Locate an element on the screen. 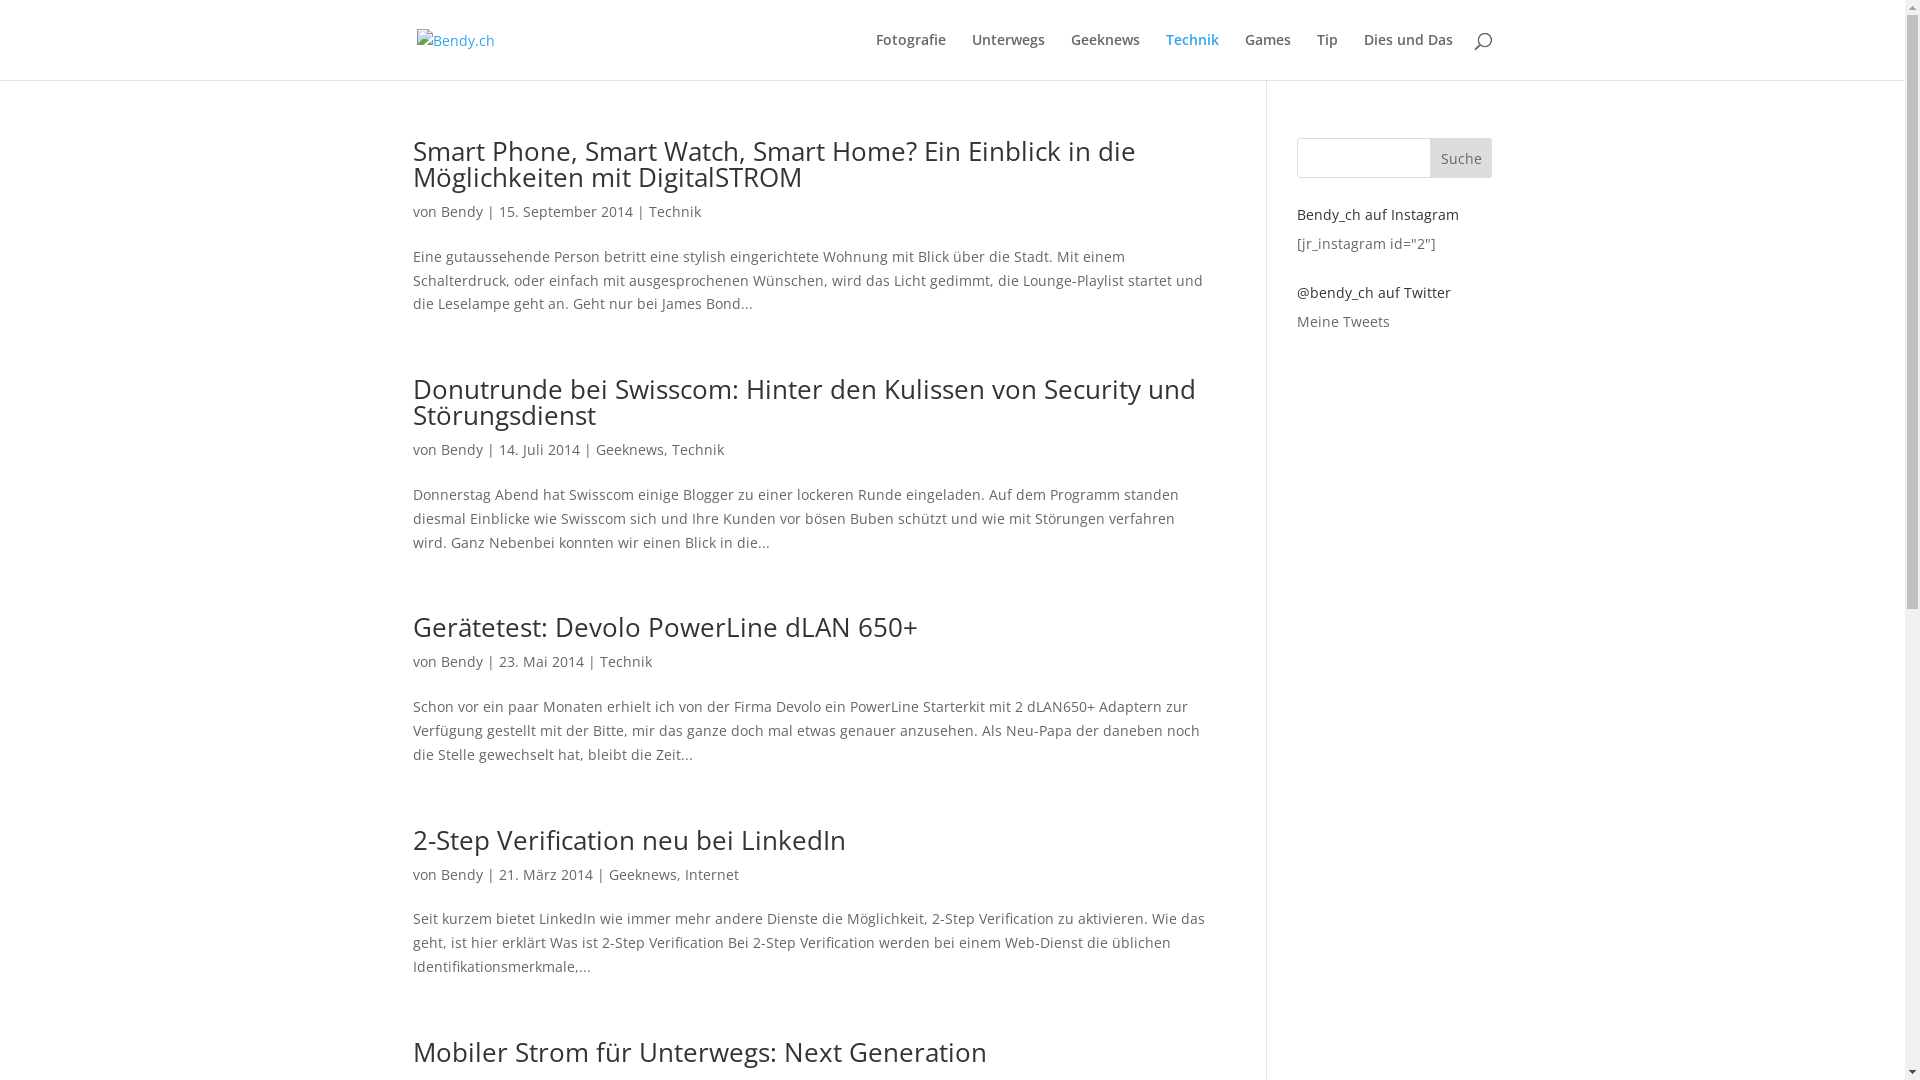 The width and height of the screenshot is (1920, 1080). 'Games' is located at coordinates (1266, 55).